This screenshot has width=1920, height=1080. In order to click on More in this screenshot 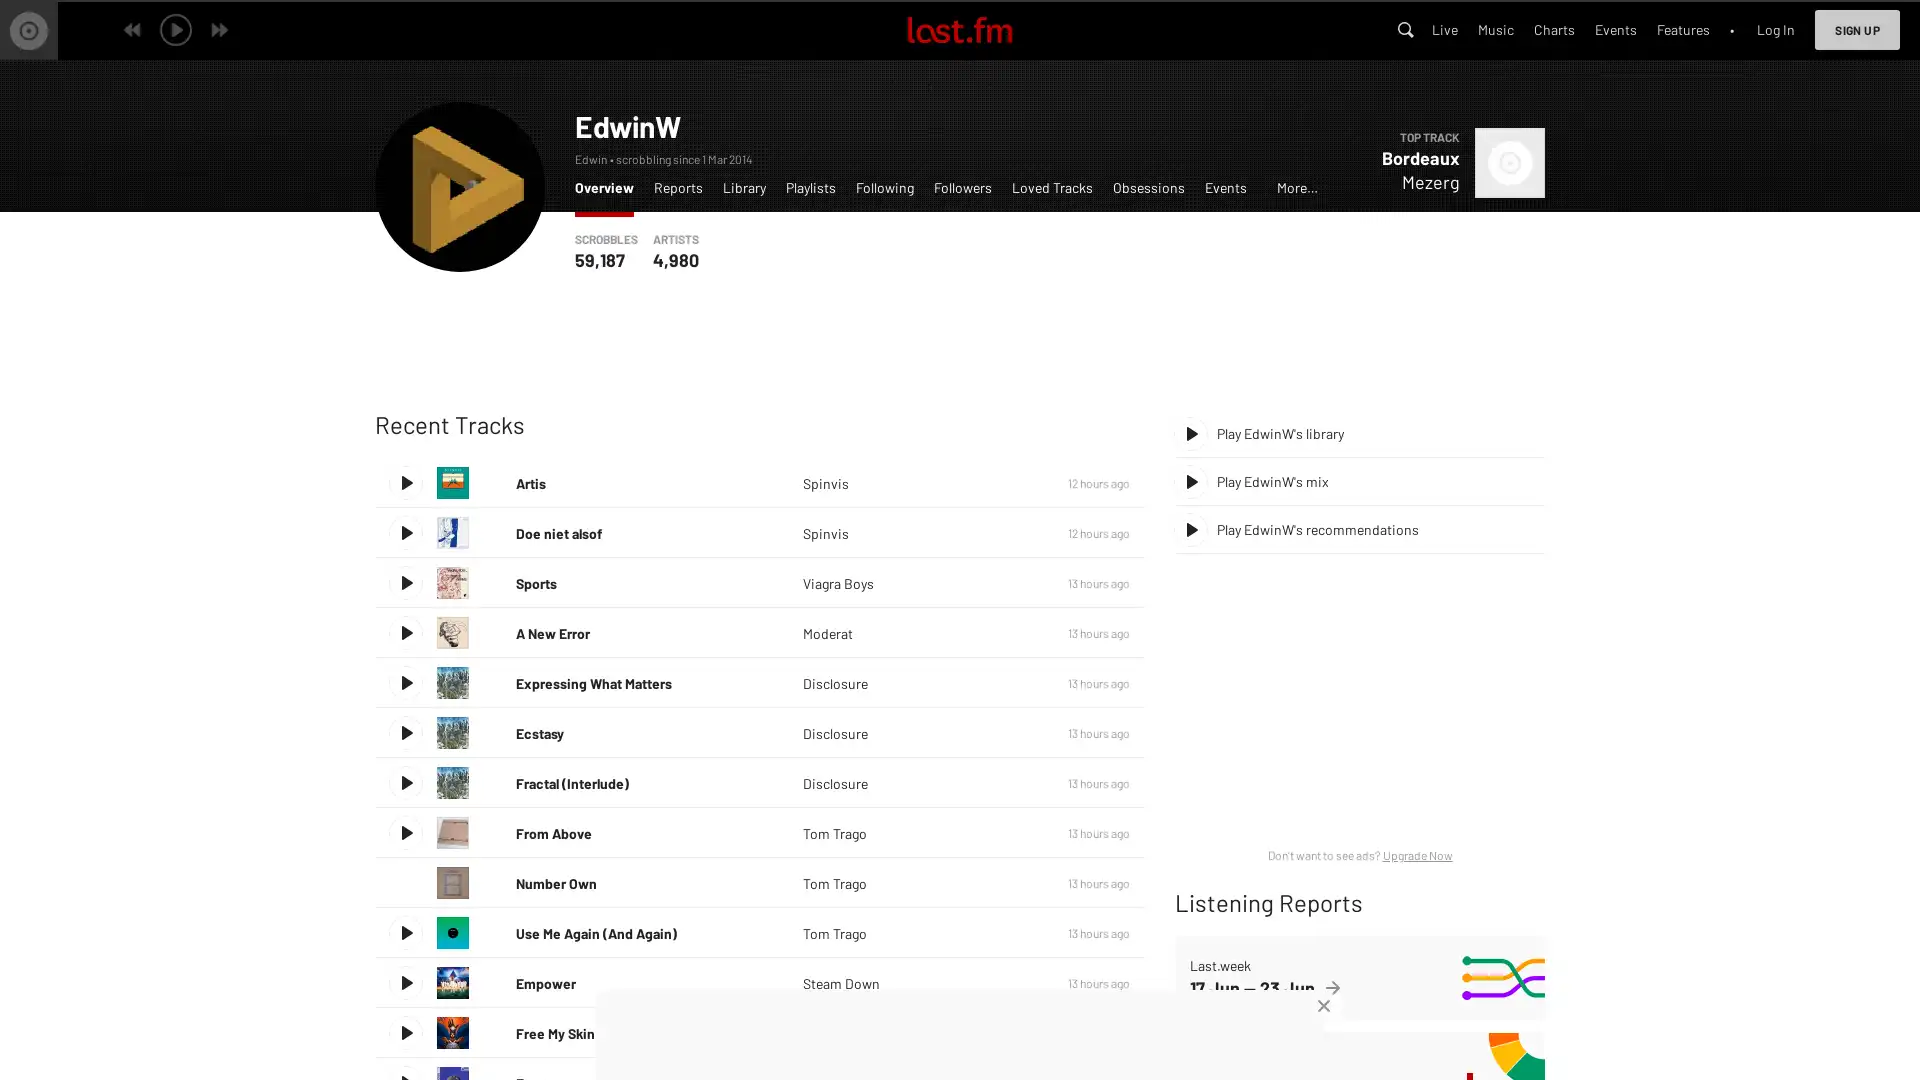, I will do `click(1008, 933)`.